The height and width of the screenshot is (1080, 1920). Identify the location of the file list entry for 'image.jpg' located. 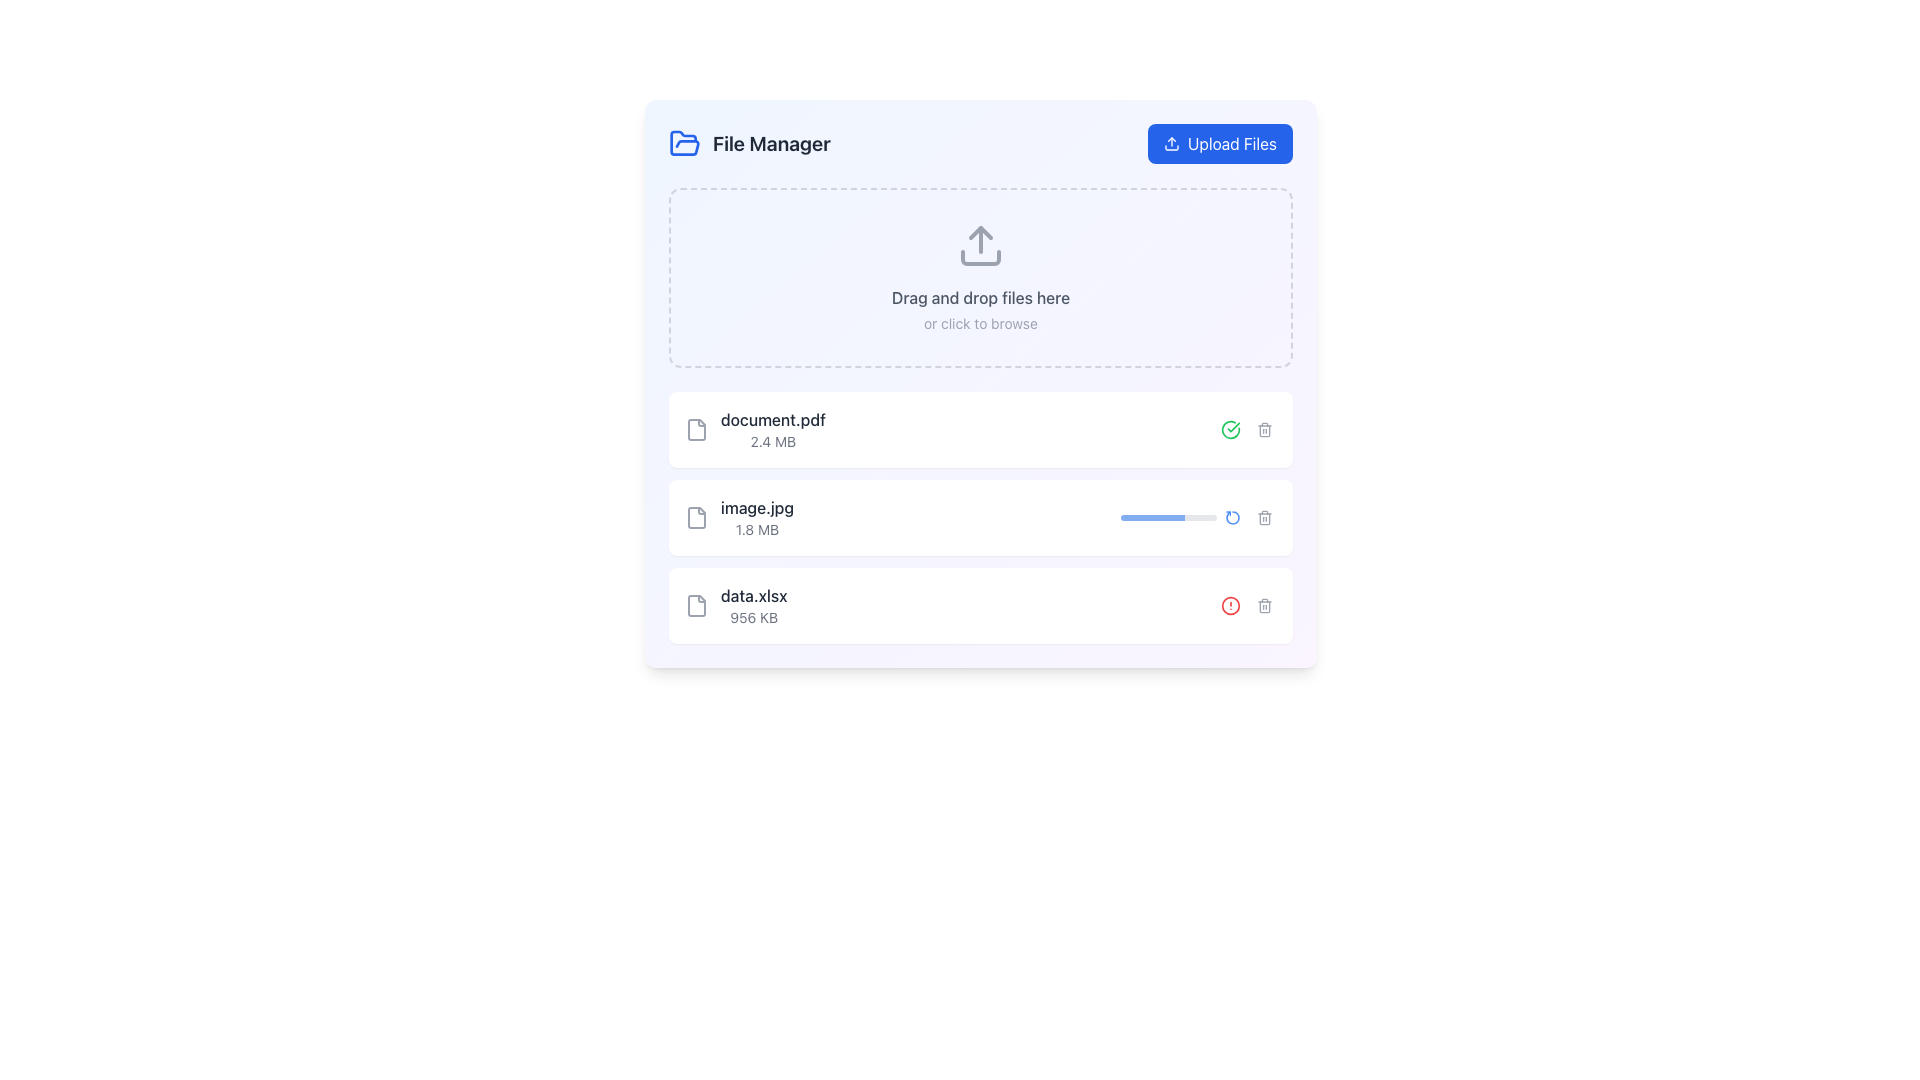
(738, 516).